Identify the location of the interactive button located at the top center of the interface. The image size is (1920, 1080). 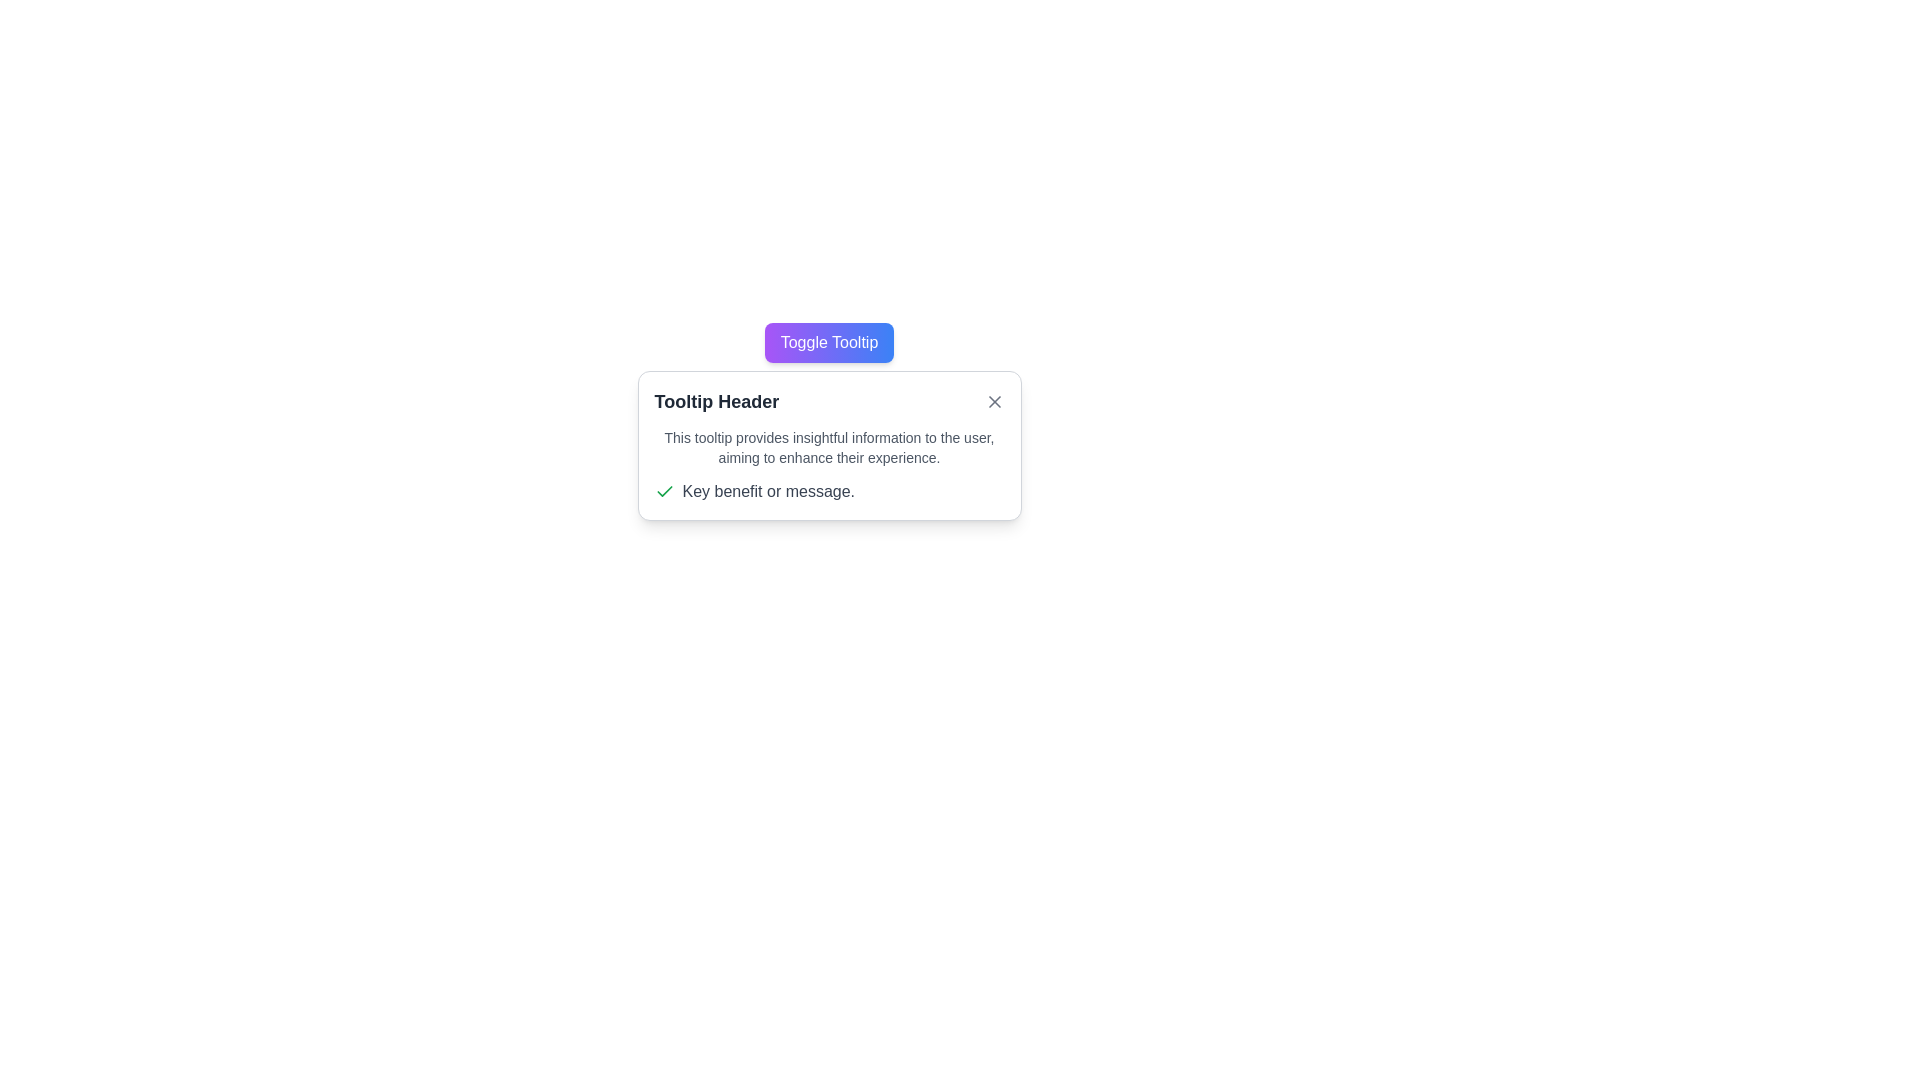
(829, 342).